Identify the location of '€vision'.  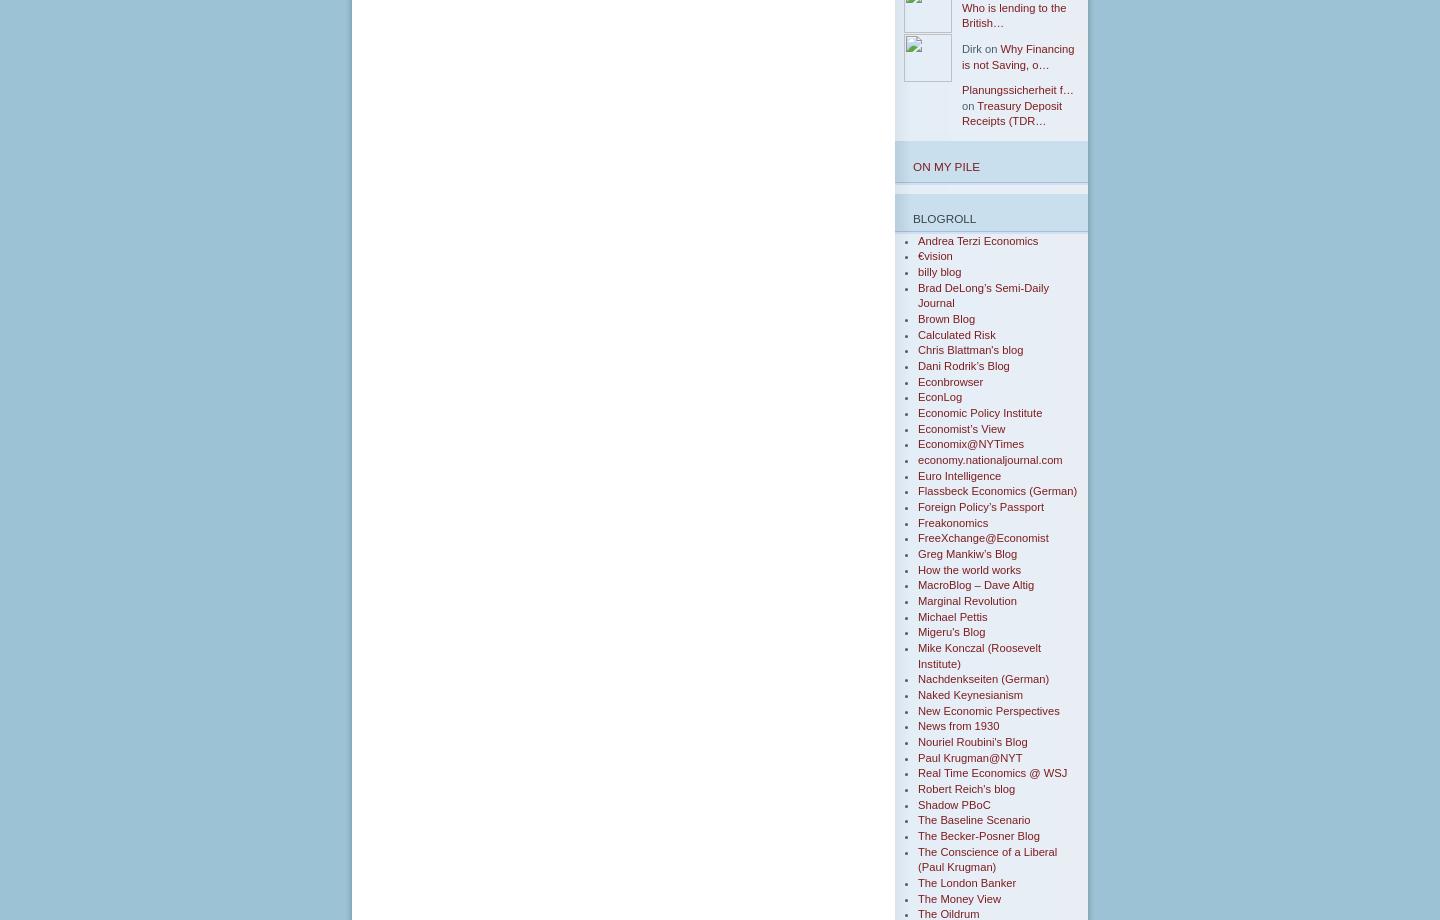
(934, 256).